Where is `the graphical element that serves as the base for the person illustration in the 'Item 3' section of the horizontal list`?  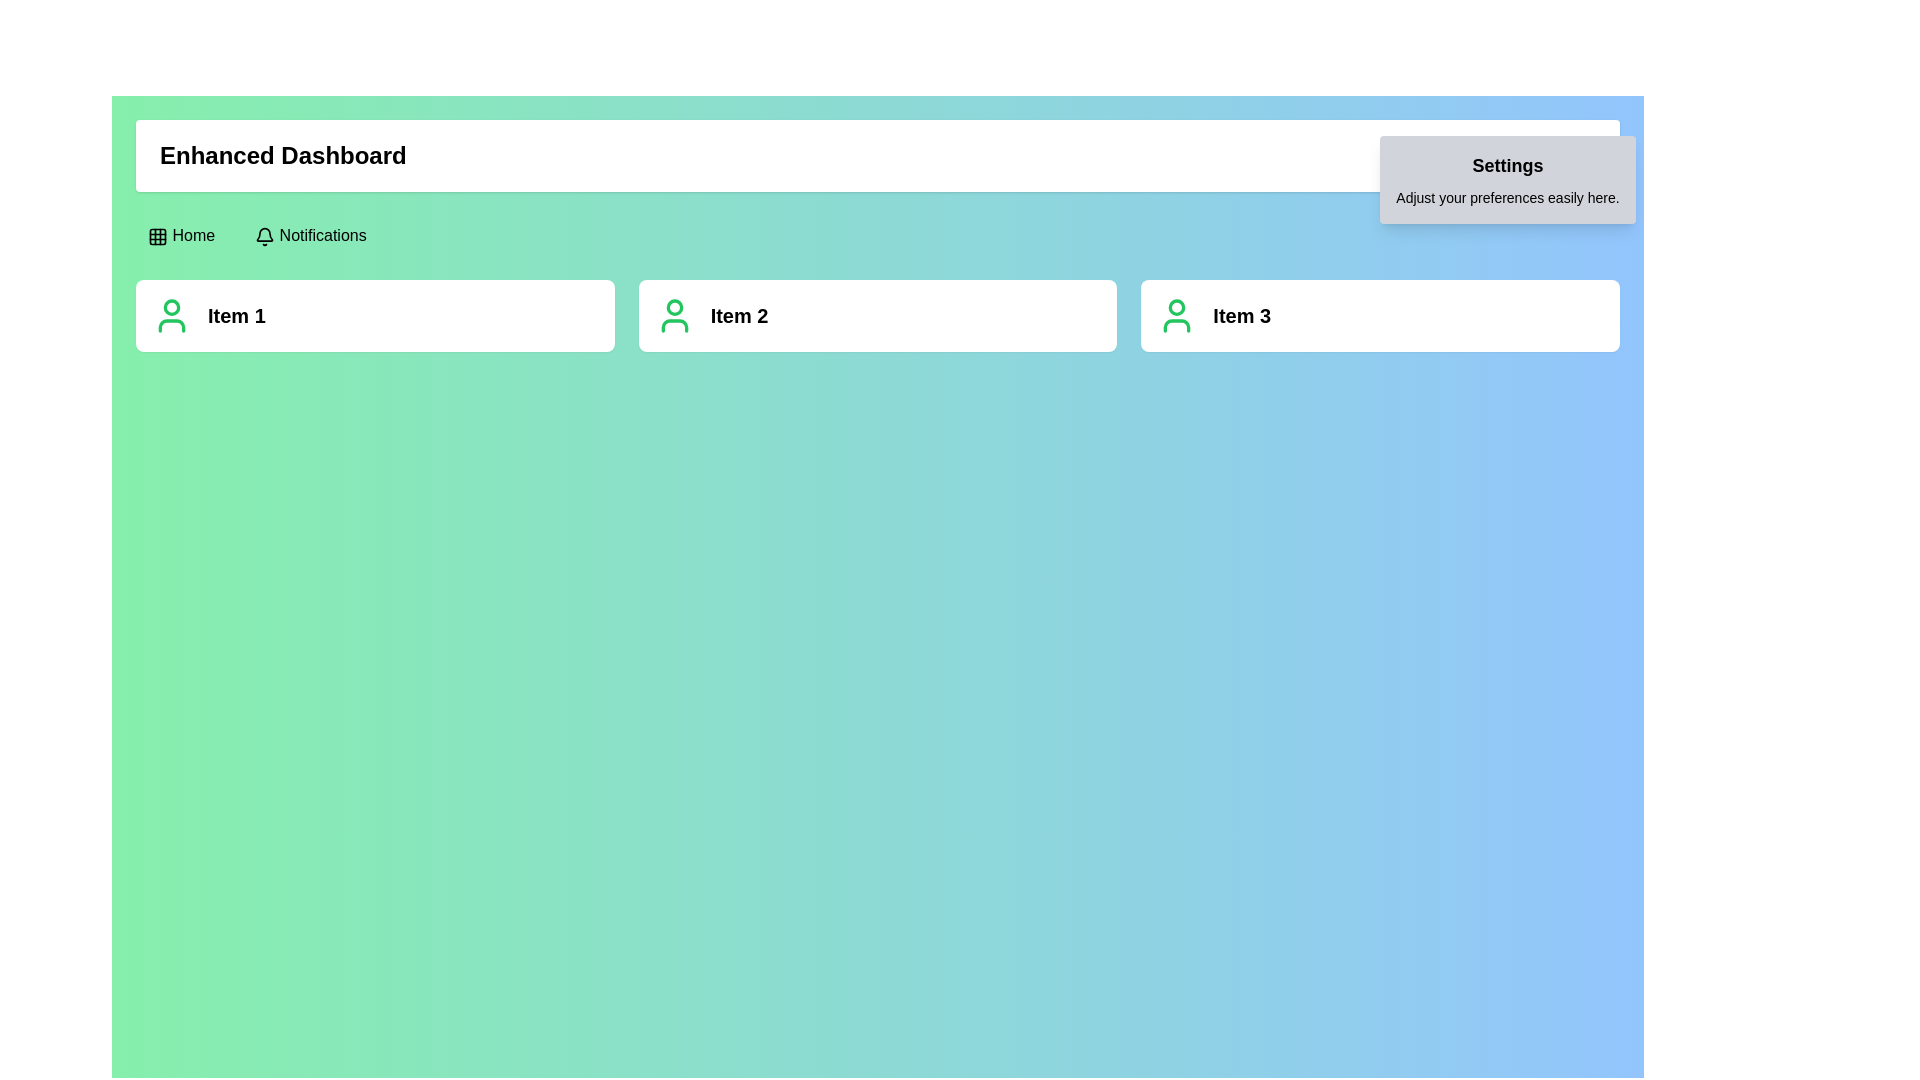 the graphical element that serves as the base for the person illustration in the 'Item 3' section of the horizontal list is located at coordinates (1177, 325).